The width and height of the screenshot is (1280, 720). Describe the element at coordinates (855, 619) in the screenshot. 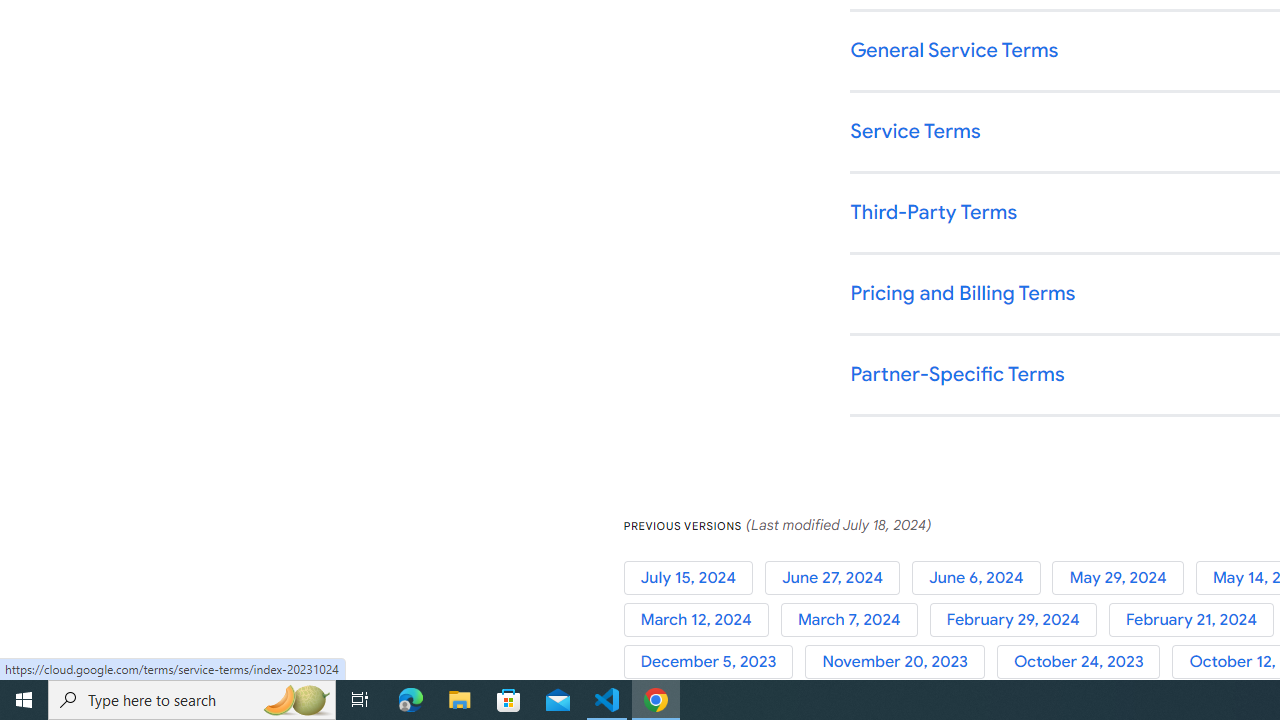

I see `'March 7, 2024'` at that location.